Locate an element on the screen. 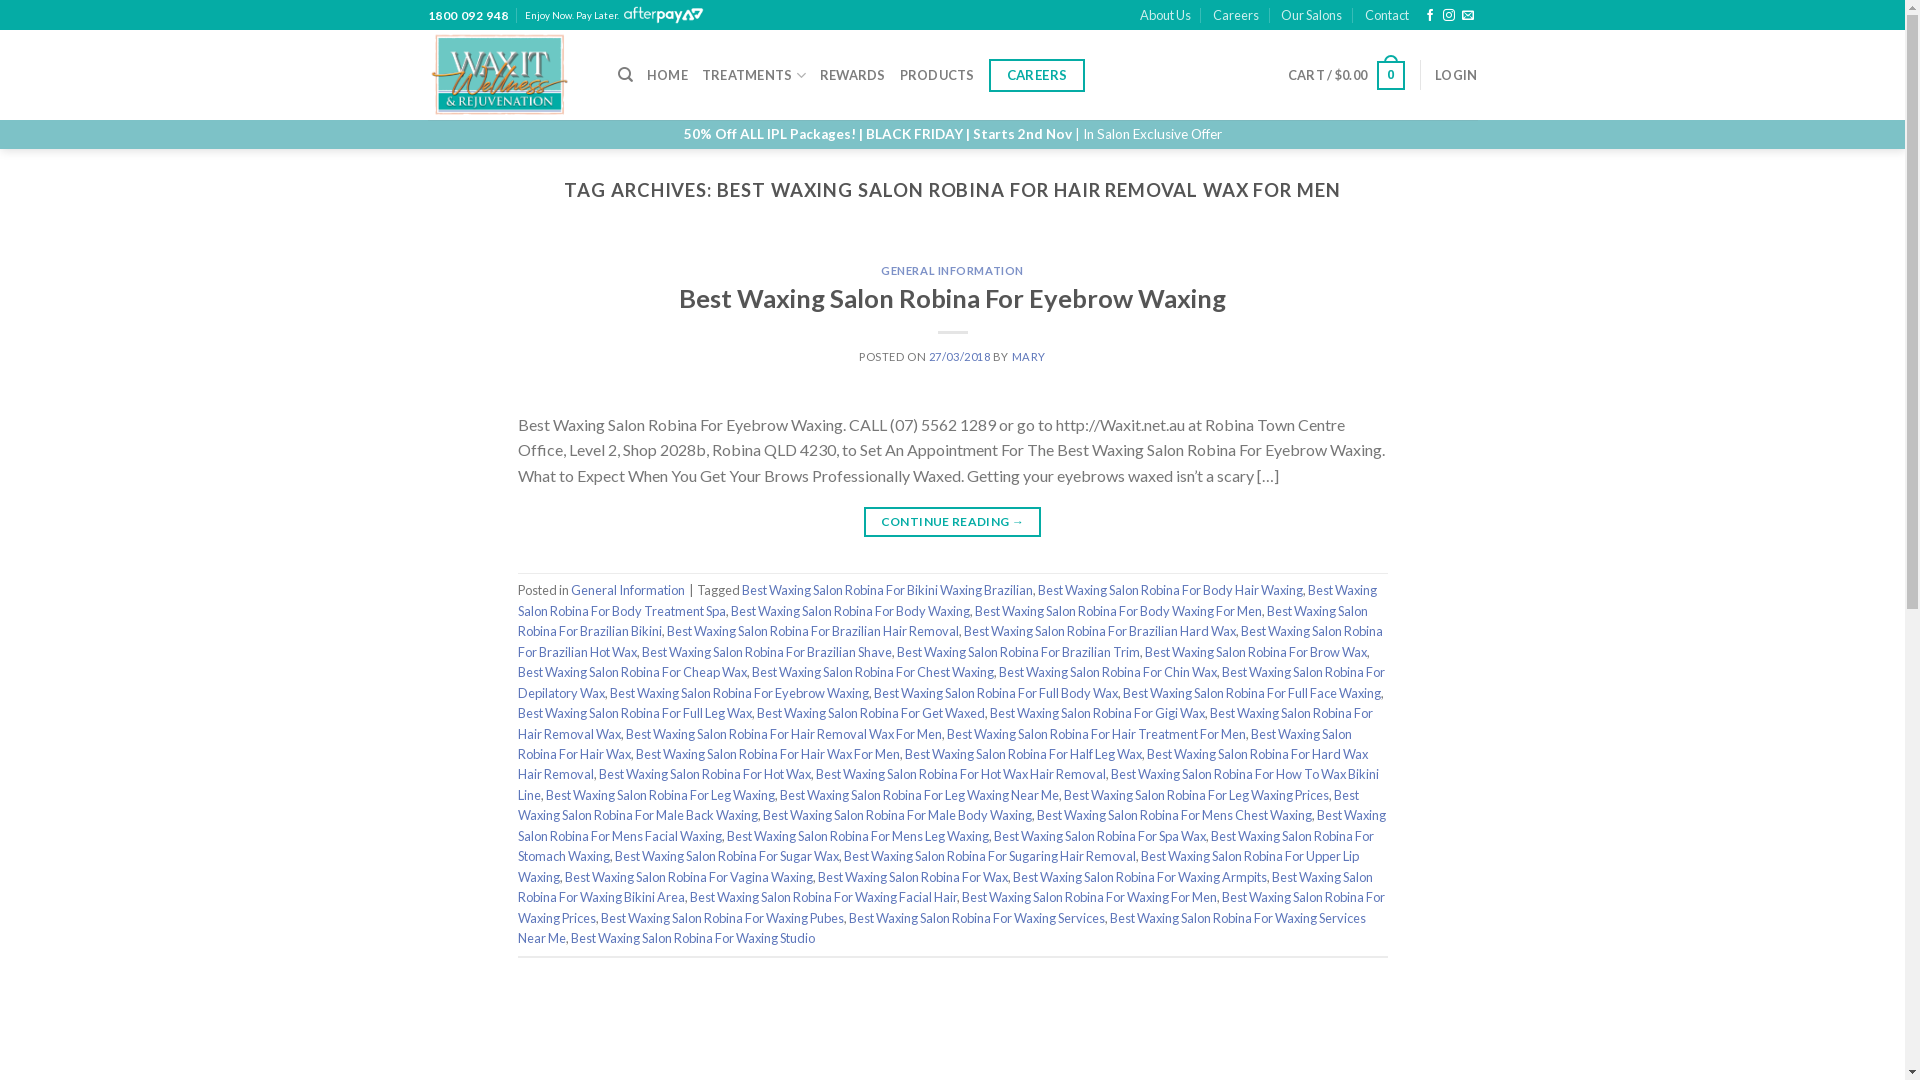  'Best Waxing Salon Robina For Body Waxing For Men' is located at coordinates (1116, 609).